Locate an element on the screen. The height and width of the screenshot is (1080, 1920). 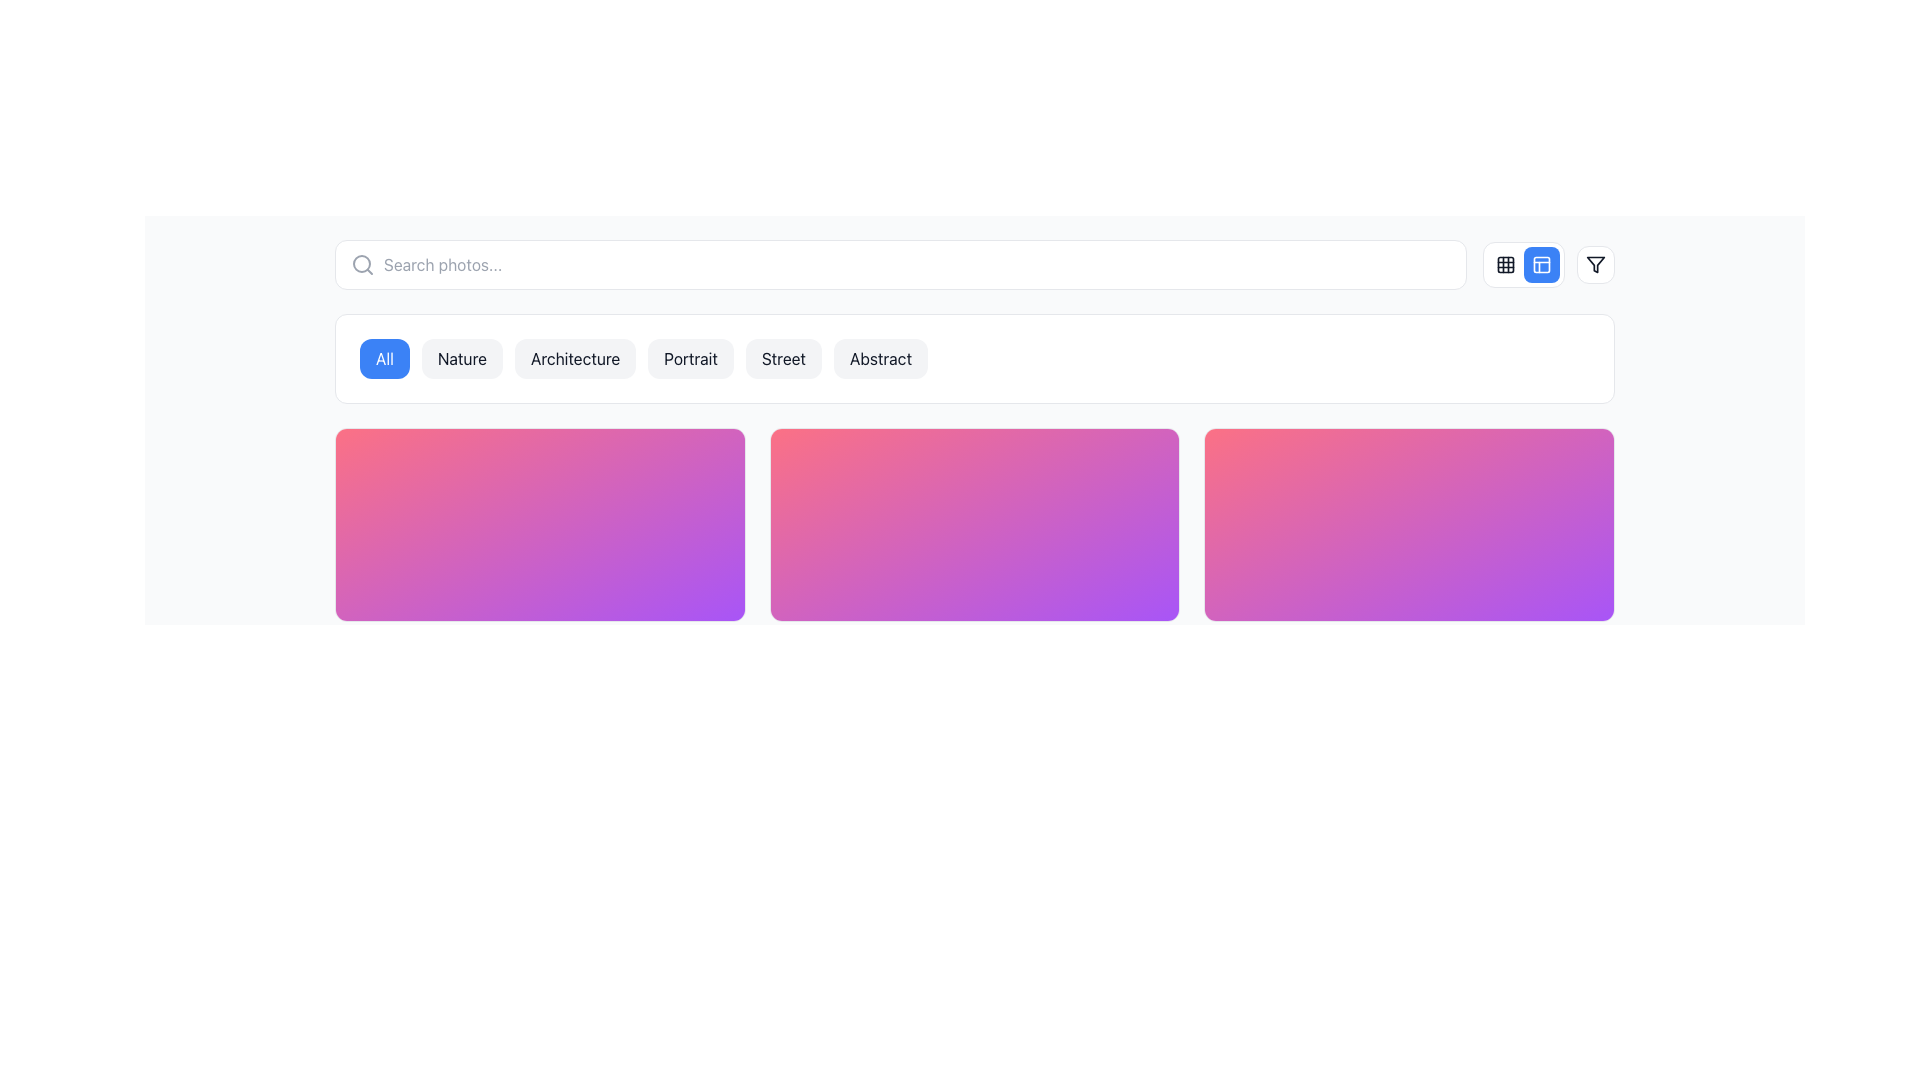
the icon button located in the top navigation bar, positioned to the right of the grid layout icon and to the left of the filter icon, to change the view layout is located at coordinates (1540, 264).